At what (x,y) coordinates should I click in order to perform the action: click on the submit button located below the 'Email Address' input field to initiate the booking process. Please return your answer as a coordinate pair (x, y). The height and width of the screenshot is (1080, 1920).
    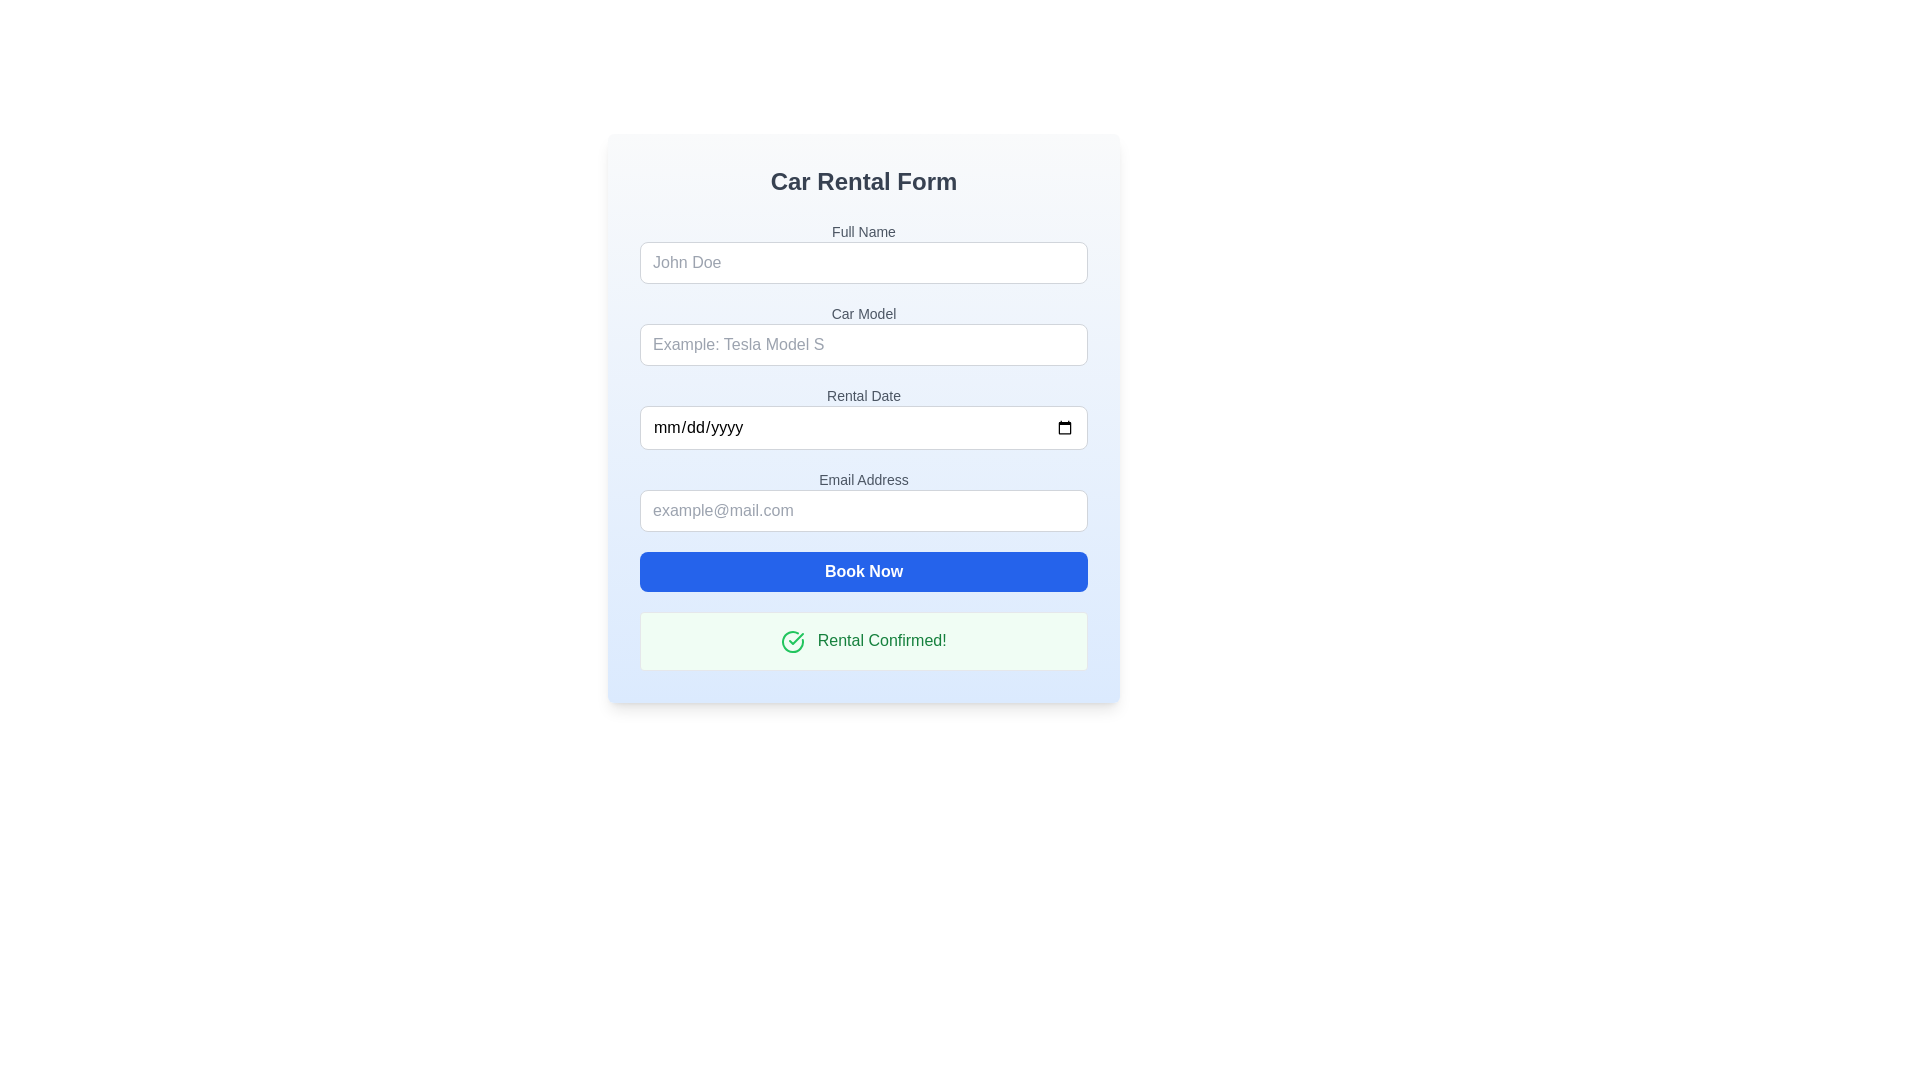
    Looking at the image, I should click on (864, 571).